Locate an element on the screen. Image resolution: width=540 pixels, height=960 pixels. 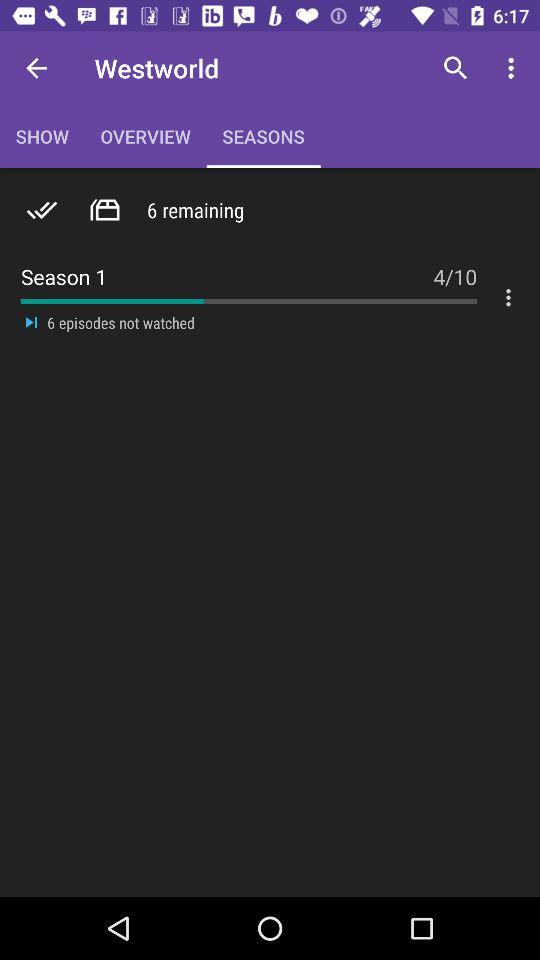
the icon to the left of the 6 remaining icon is located at coordinates (104, 210).